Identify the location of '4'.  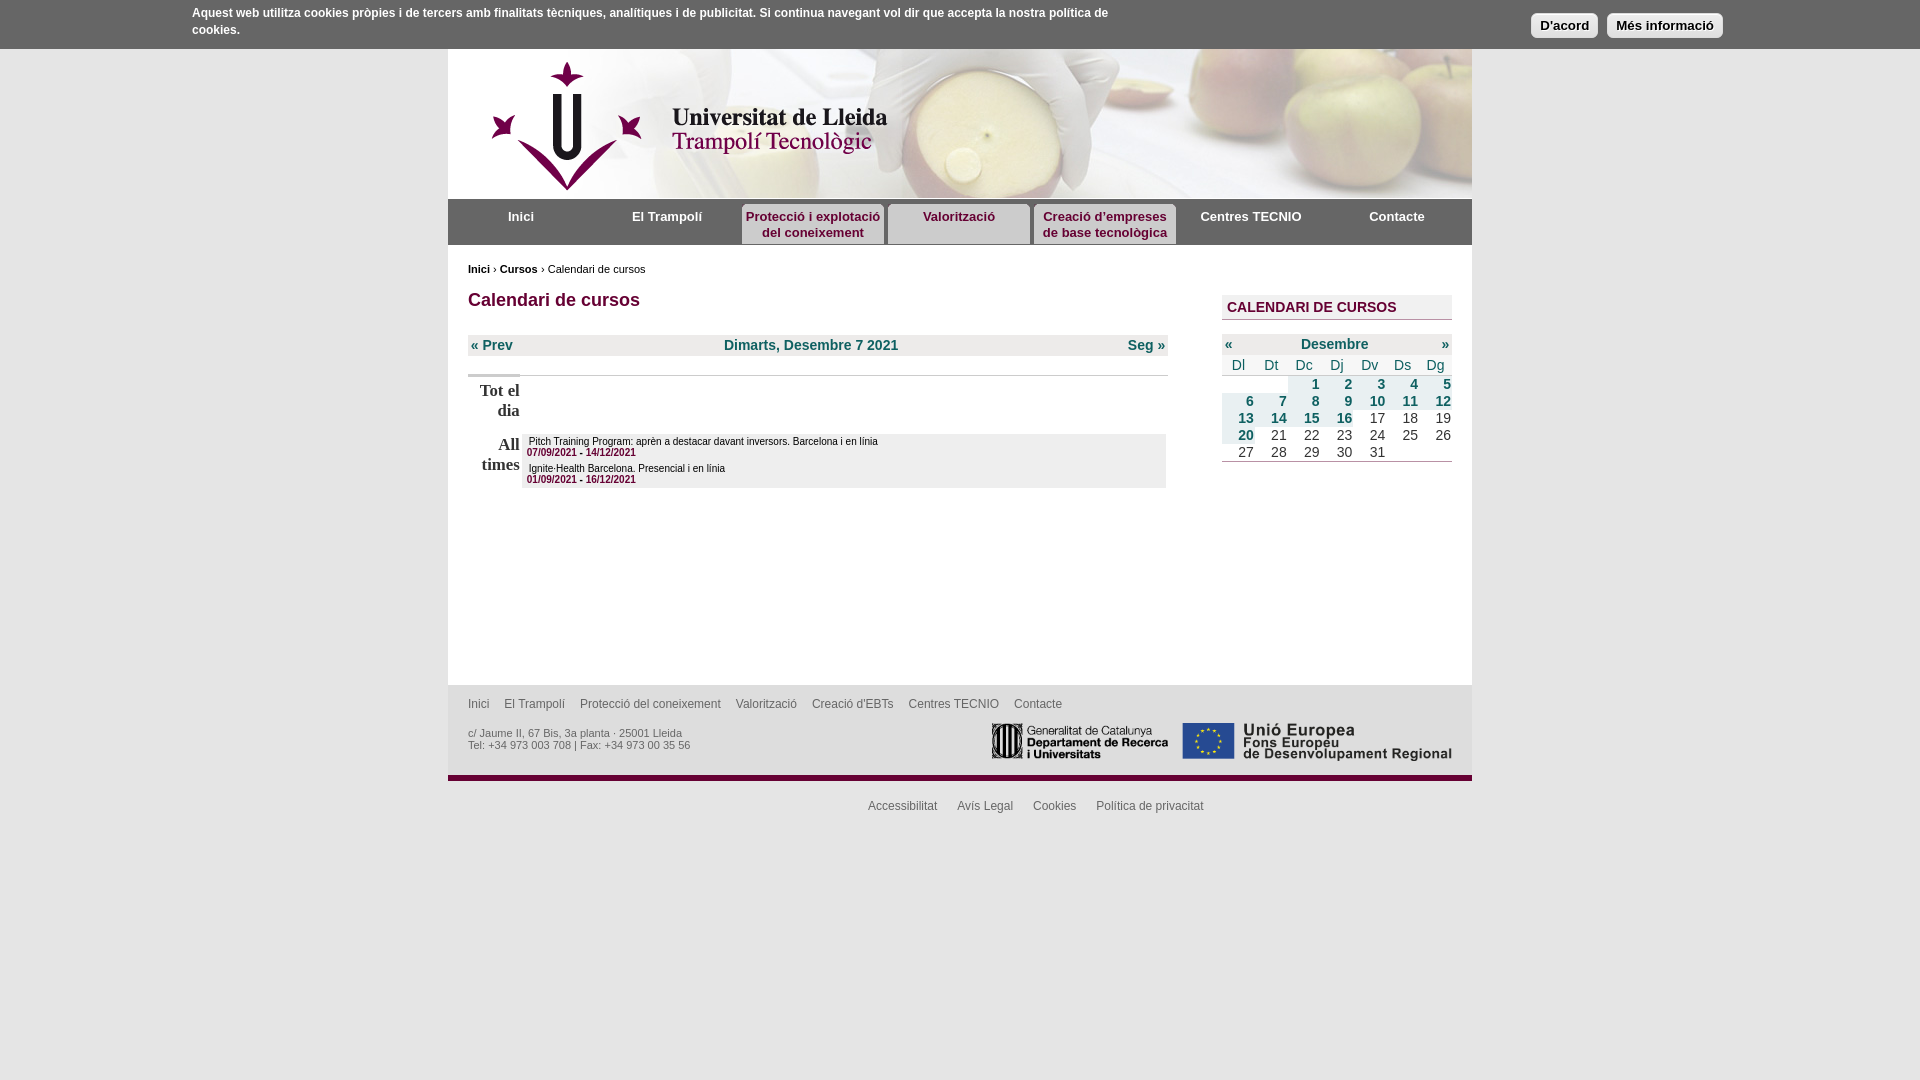
(1409, 384).